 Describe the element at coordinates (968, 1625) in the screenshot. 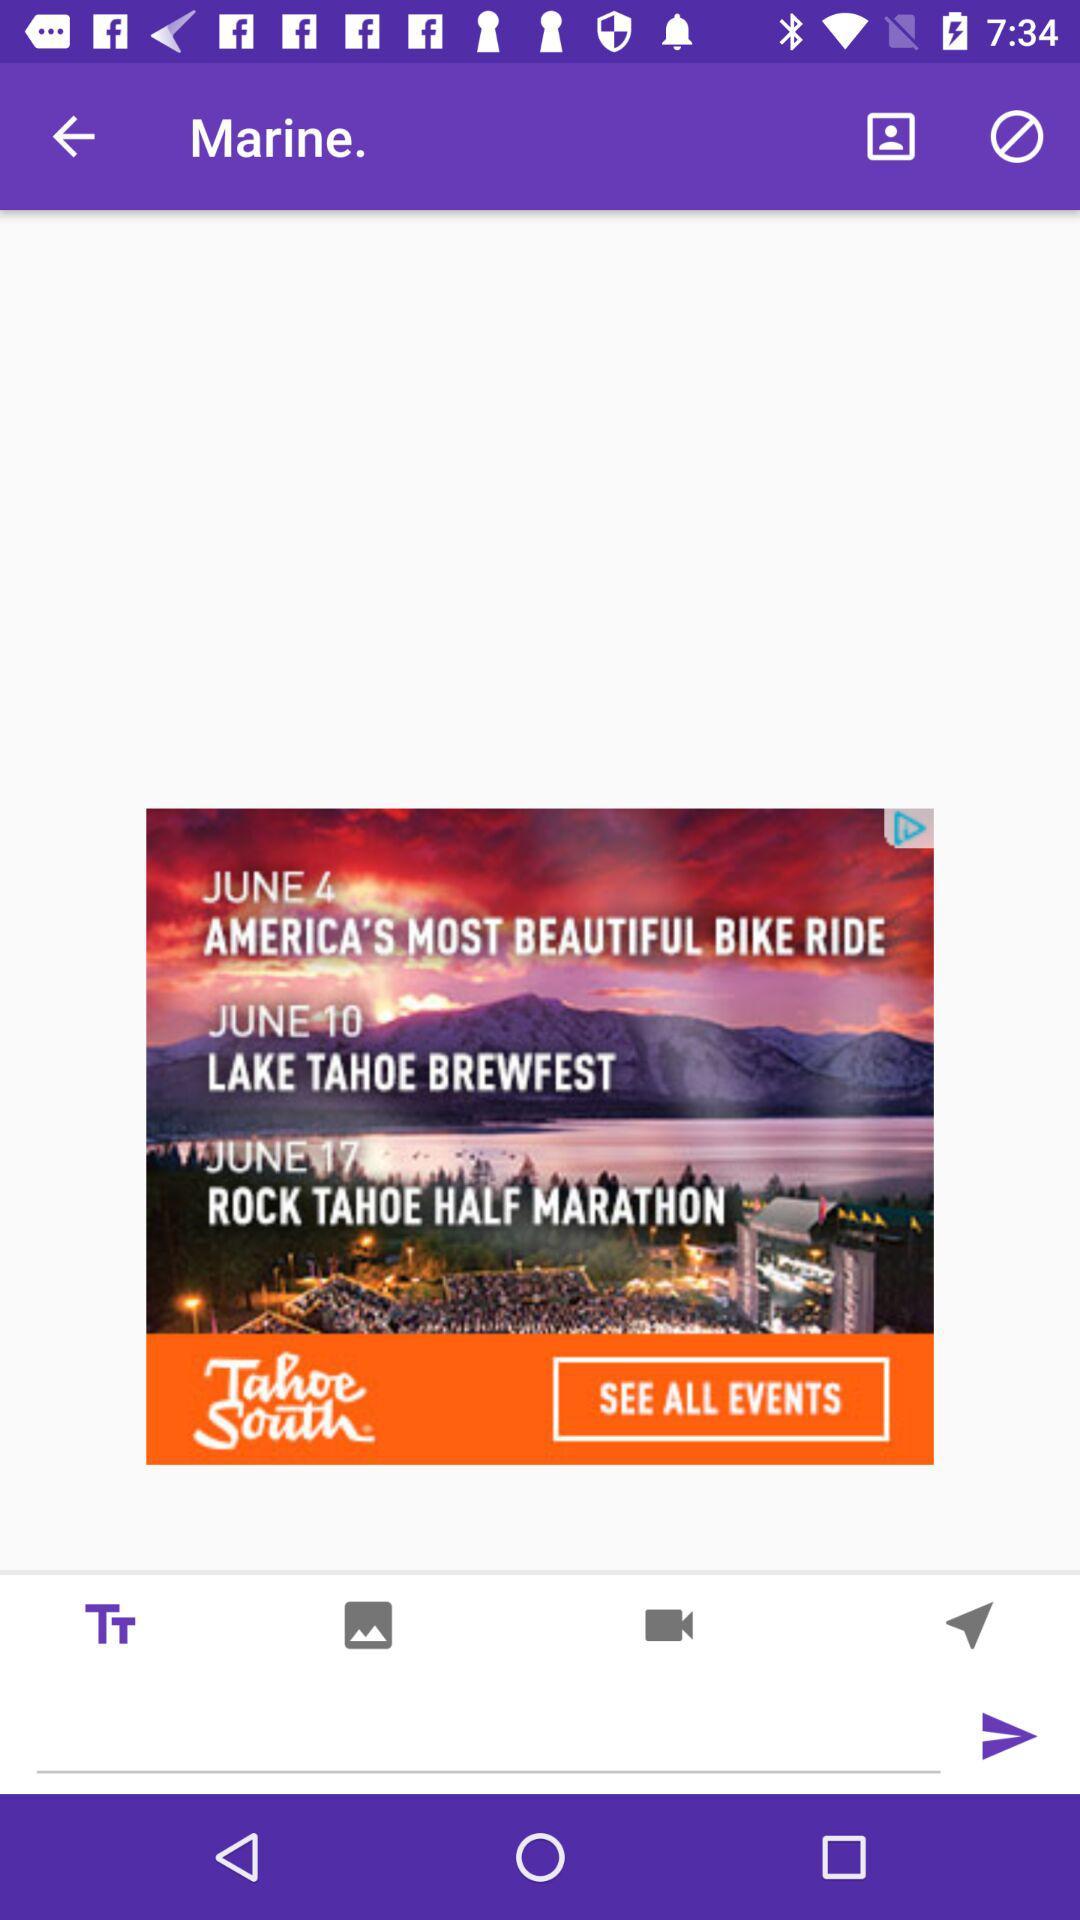

I see `the navigation icon` at that location.